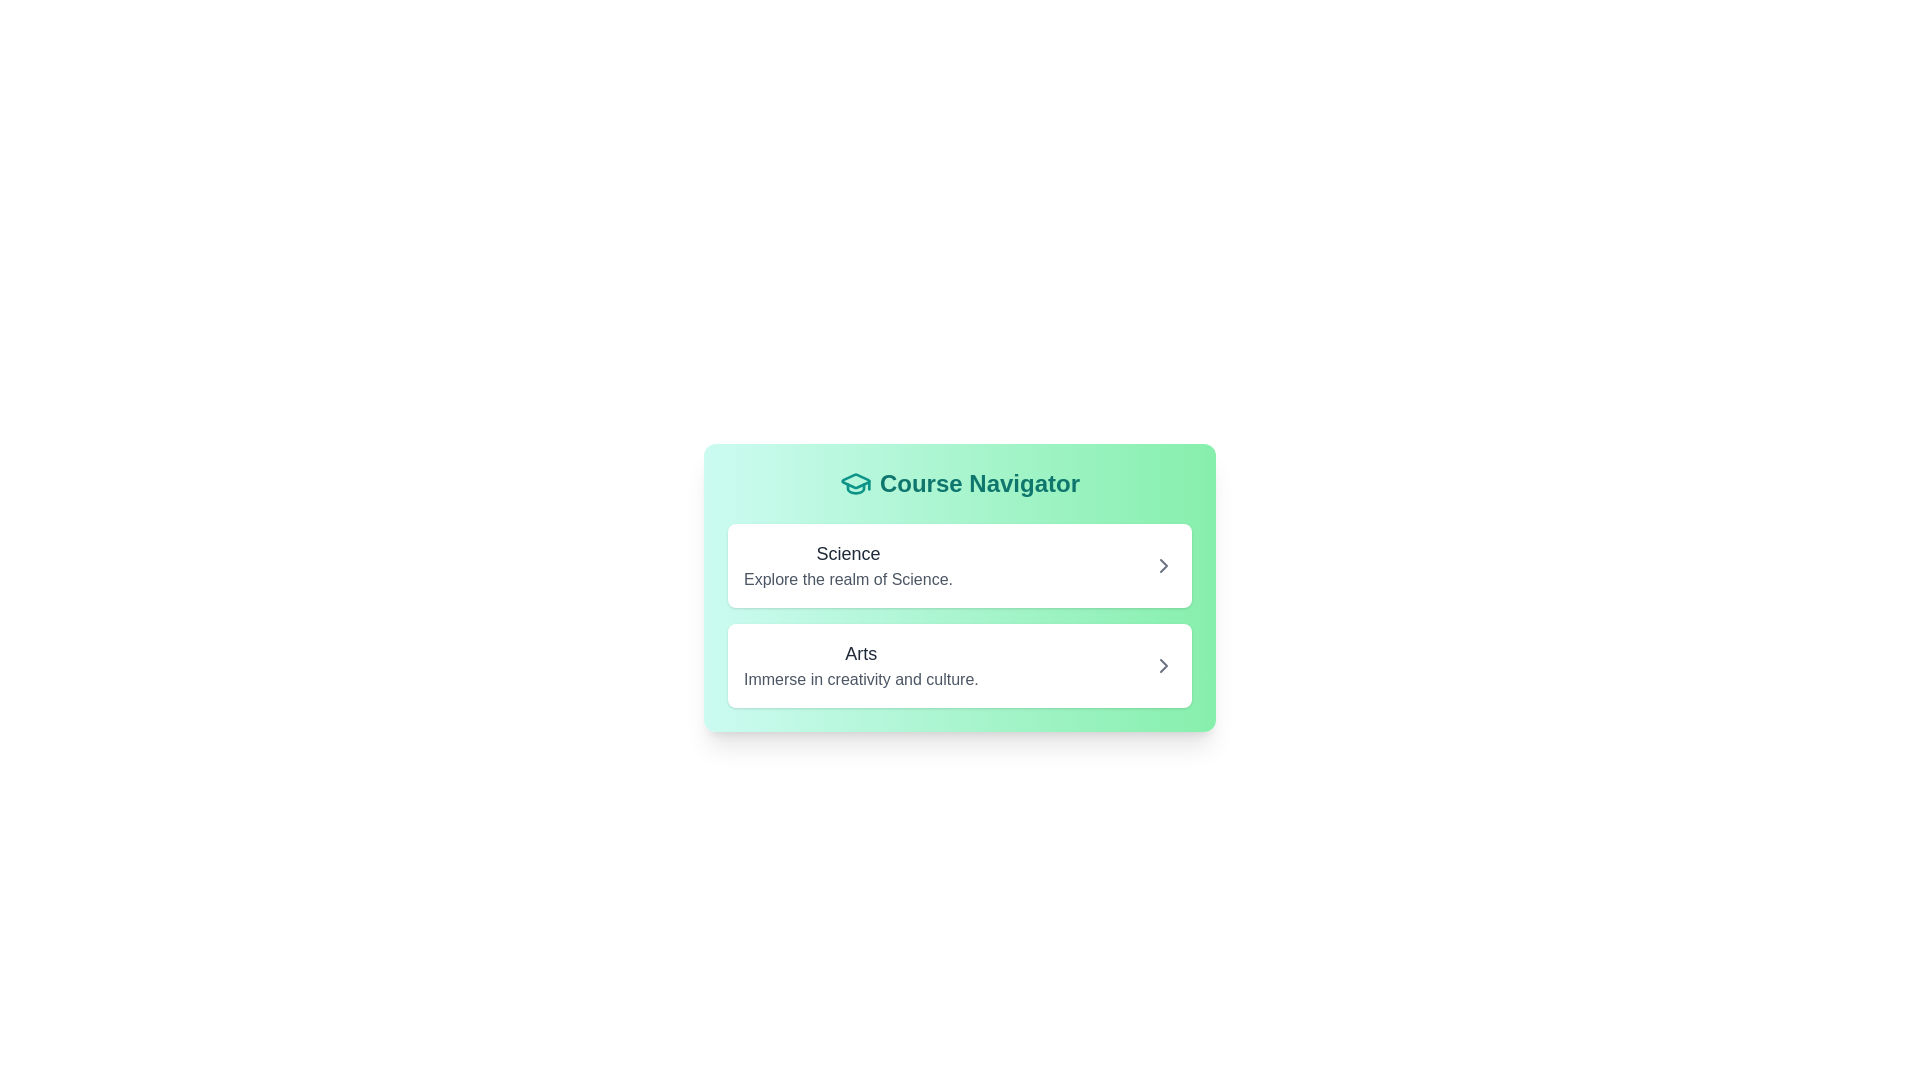 The image size is (1920, 1080). Describe the element at coordinates (960, 666) in the screenshot. I see `the 'Arts' Clickable Card, which is the second item in the 'Course Navigator' section` at that location.